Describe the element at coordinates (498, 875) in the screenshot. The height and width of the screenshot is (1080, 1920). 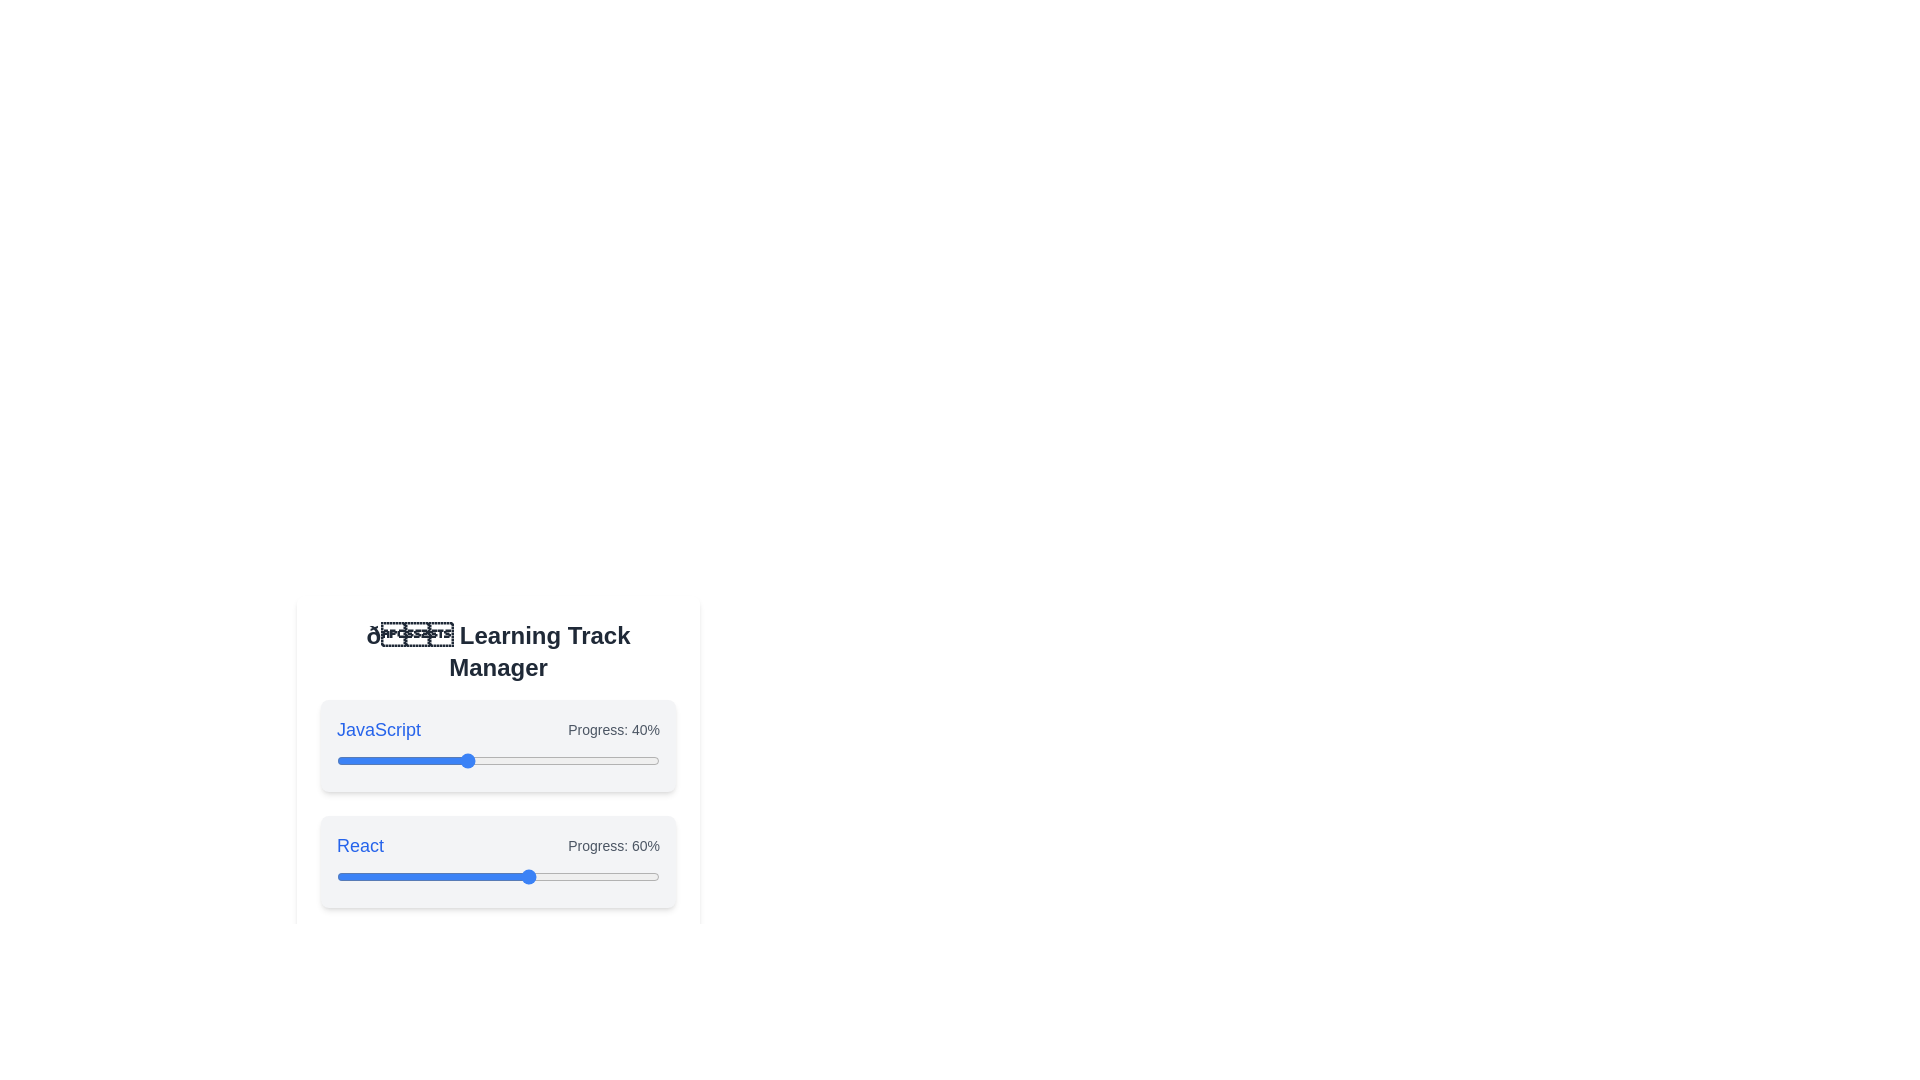
I see `the progress value` at that location.